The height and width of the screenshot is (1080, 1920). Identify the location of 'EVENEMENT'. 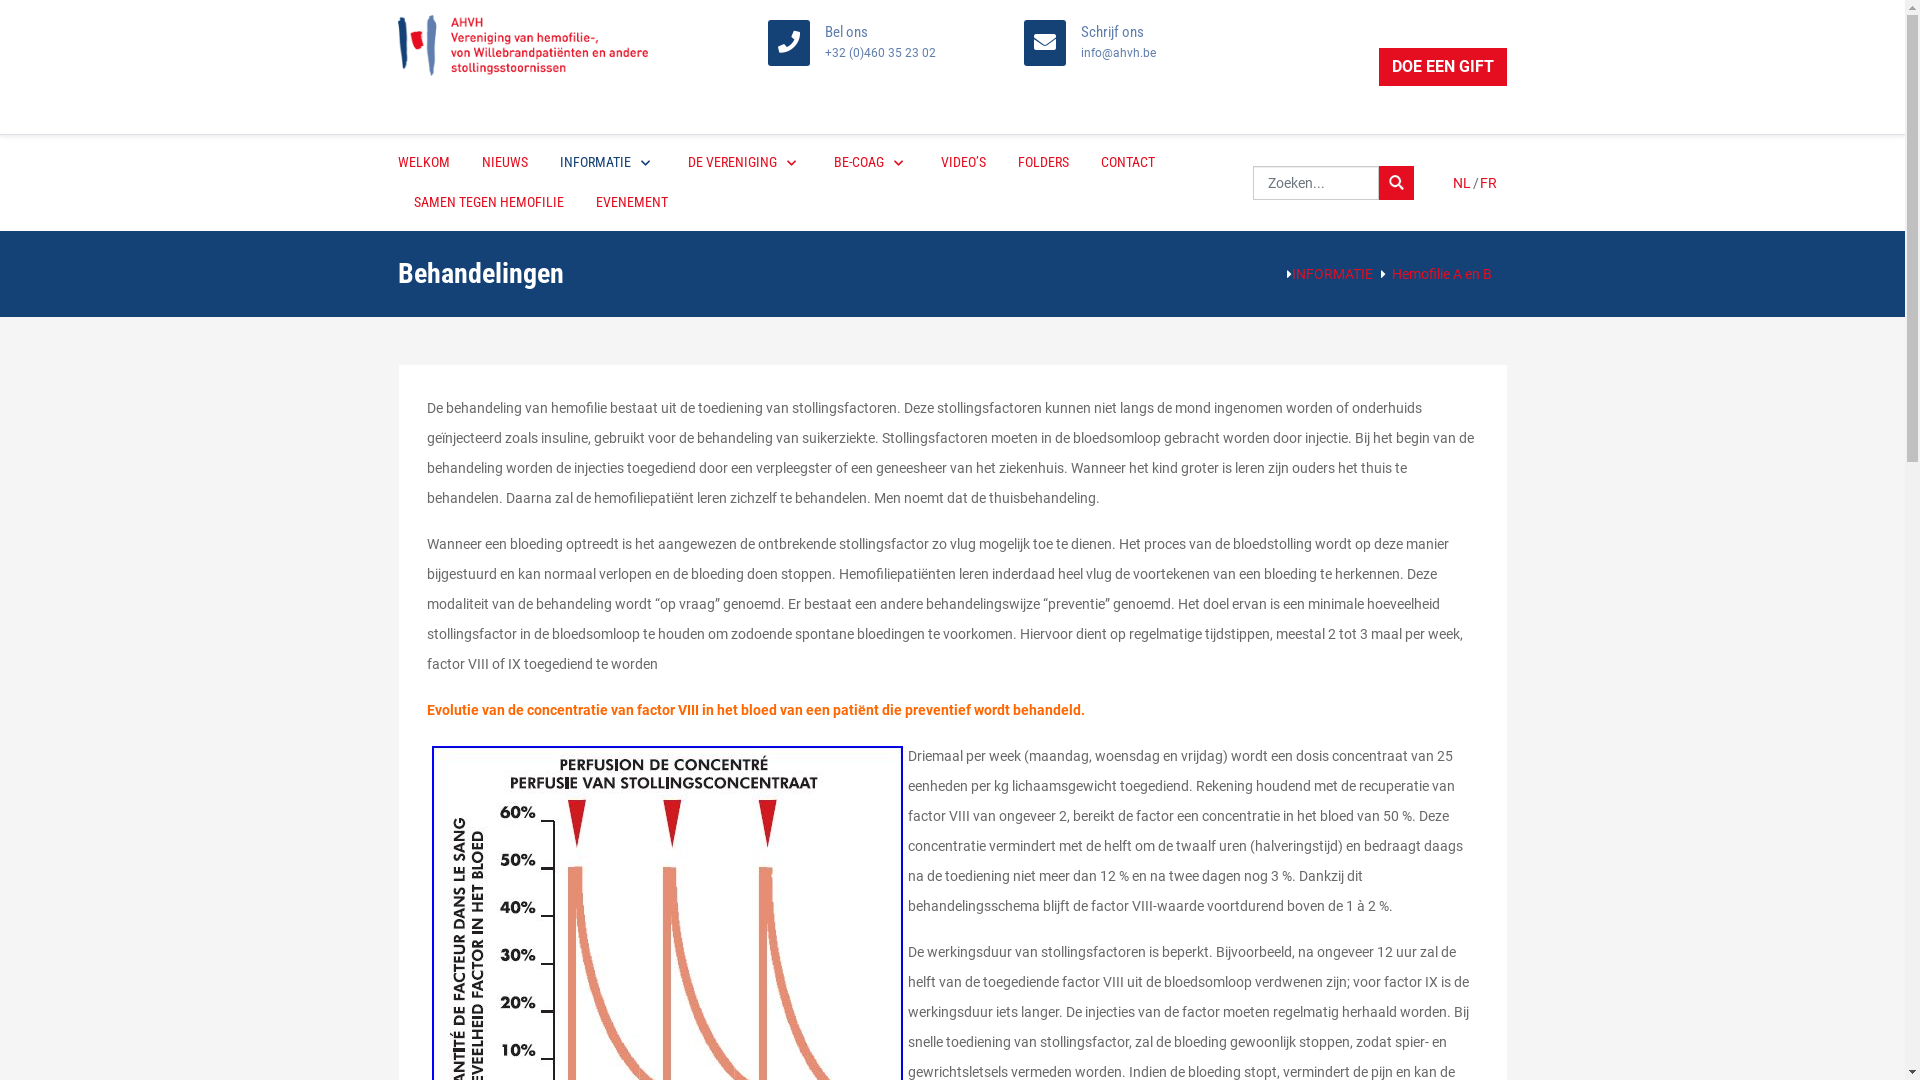
(631, 203).